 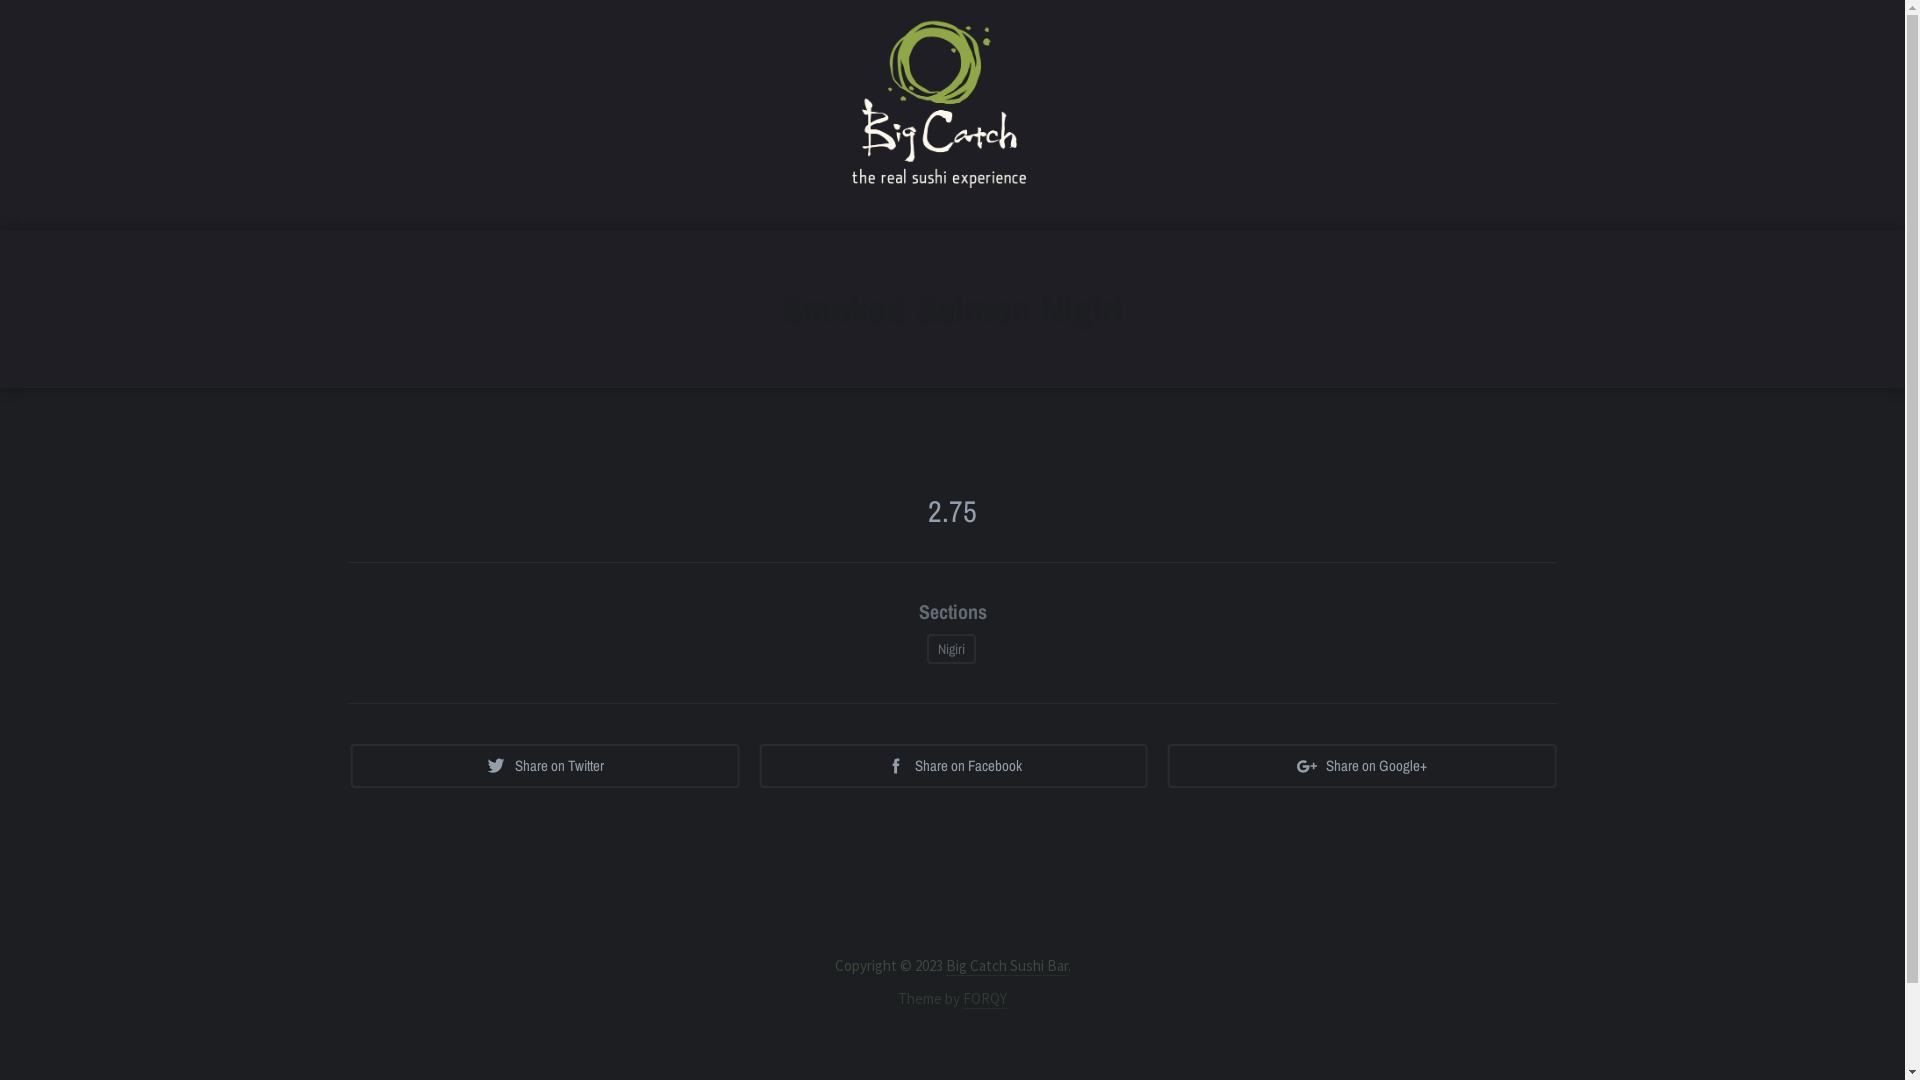 I want to click on 'Nigiri', so click(x=950, y=648).